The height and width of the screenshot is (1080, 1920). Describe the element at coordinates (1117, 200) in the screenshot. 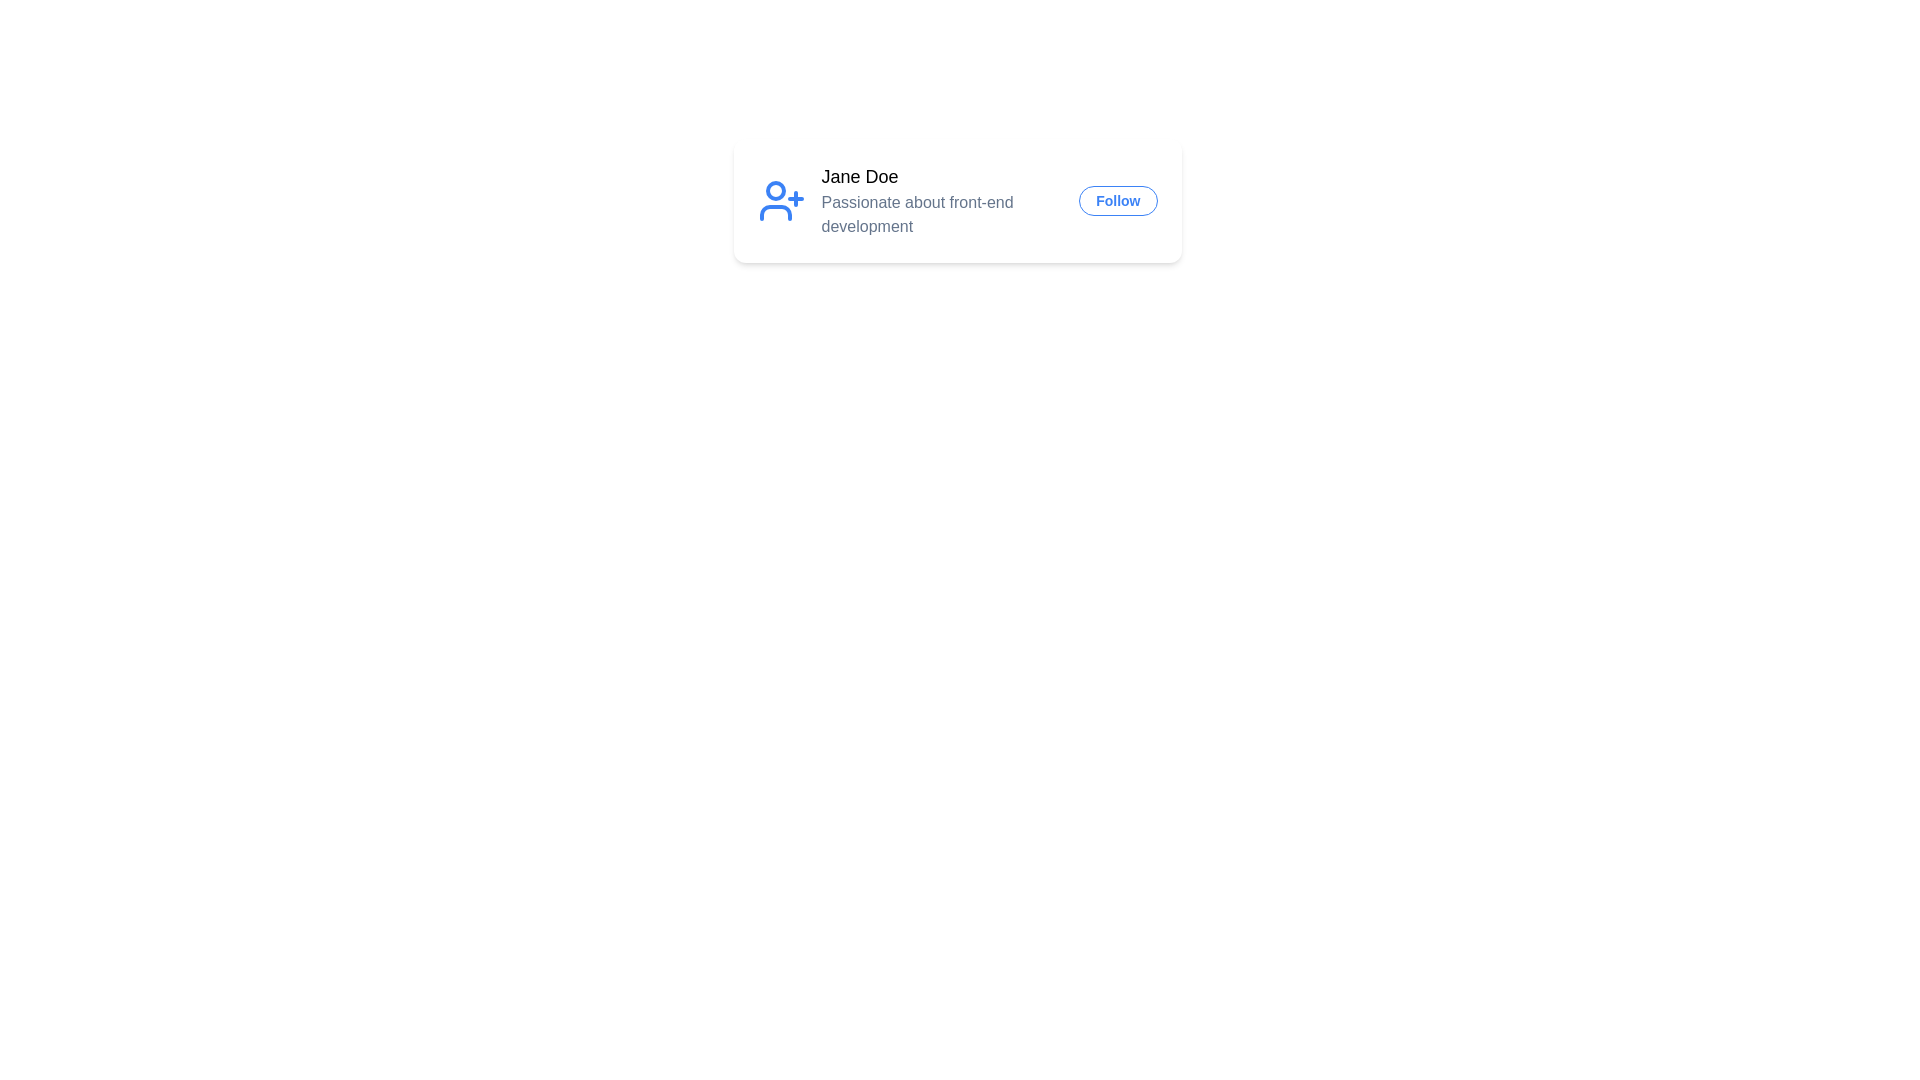

I see `the follow button located at the top-right corner of the user information card to initiate the follow action` at that location.